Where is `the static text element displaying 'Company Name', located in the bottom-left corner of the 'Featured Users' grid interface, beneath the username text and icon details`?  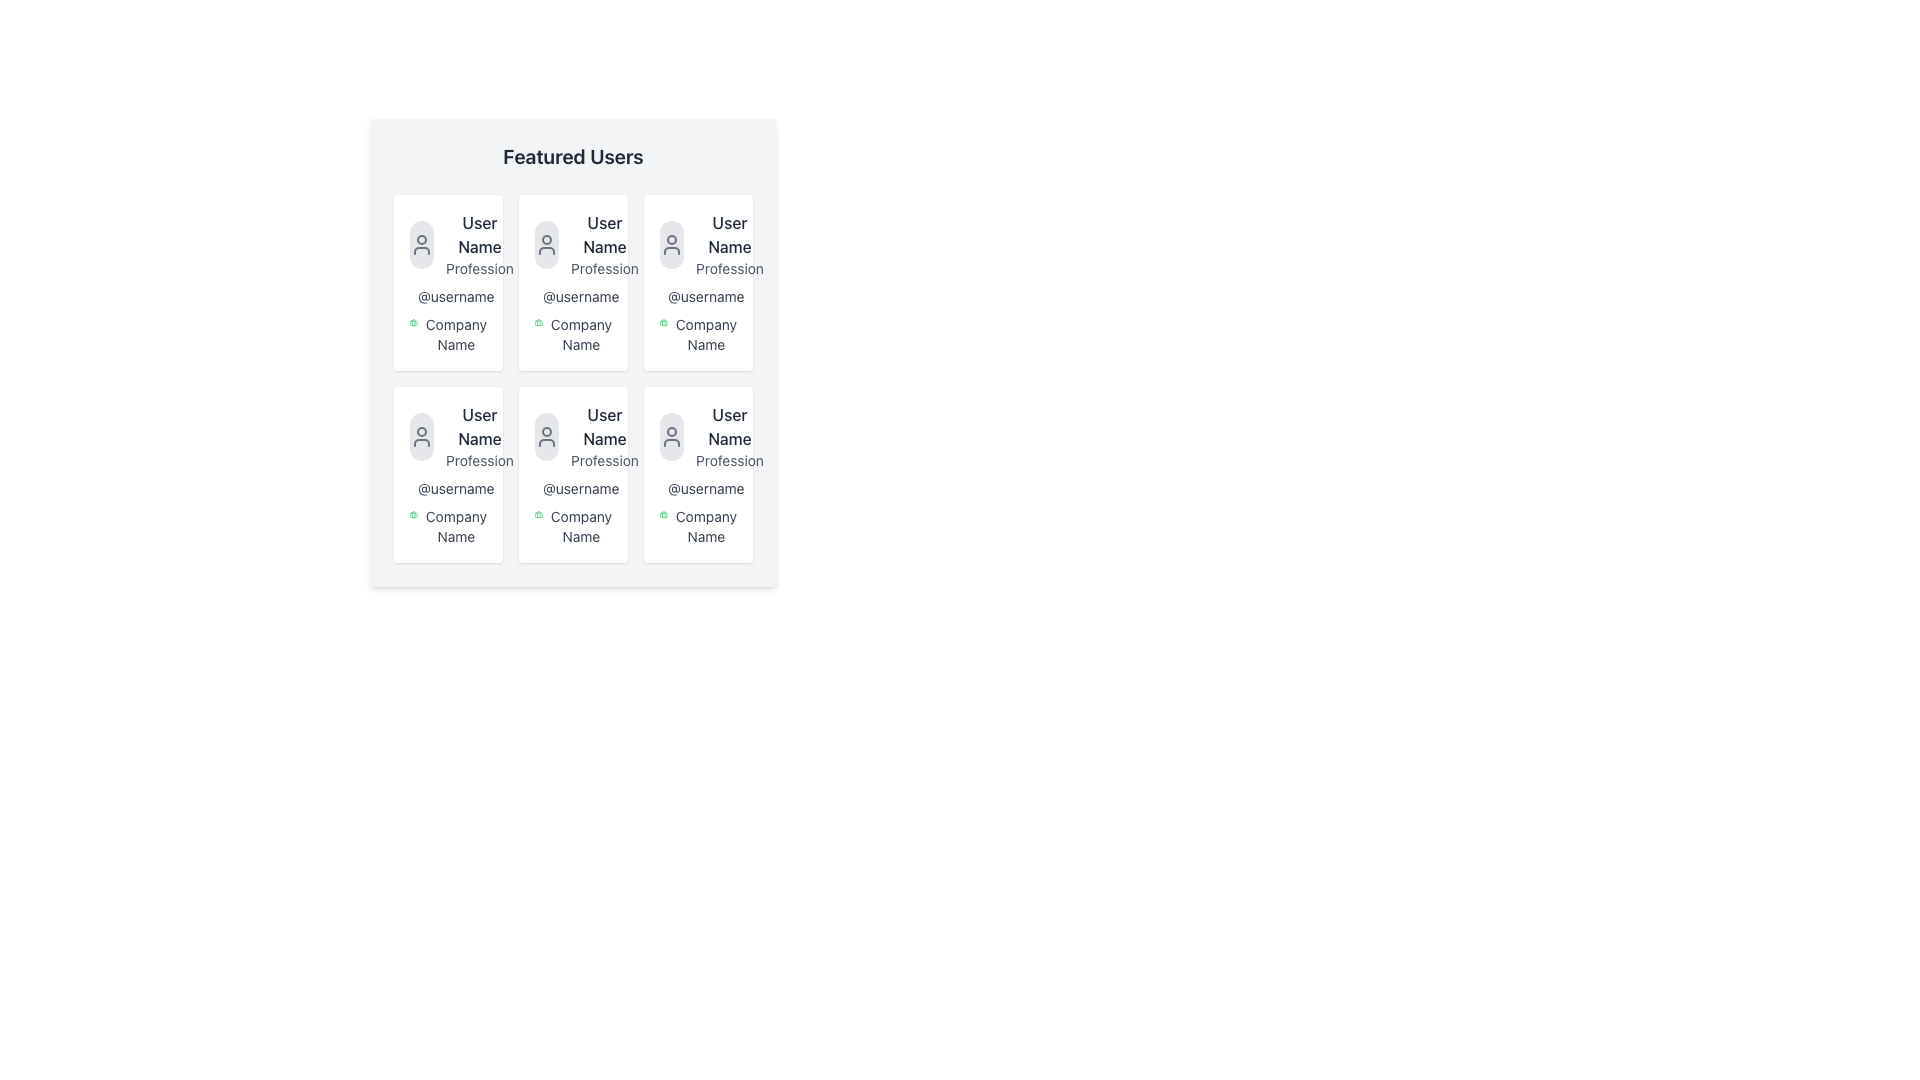
the static text element displaying 'Company Name', located in the bottom-left corner of the 'Featured Users' grid interface, beneath the username text and icon details is located at coordinates (455, 526).